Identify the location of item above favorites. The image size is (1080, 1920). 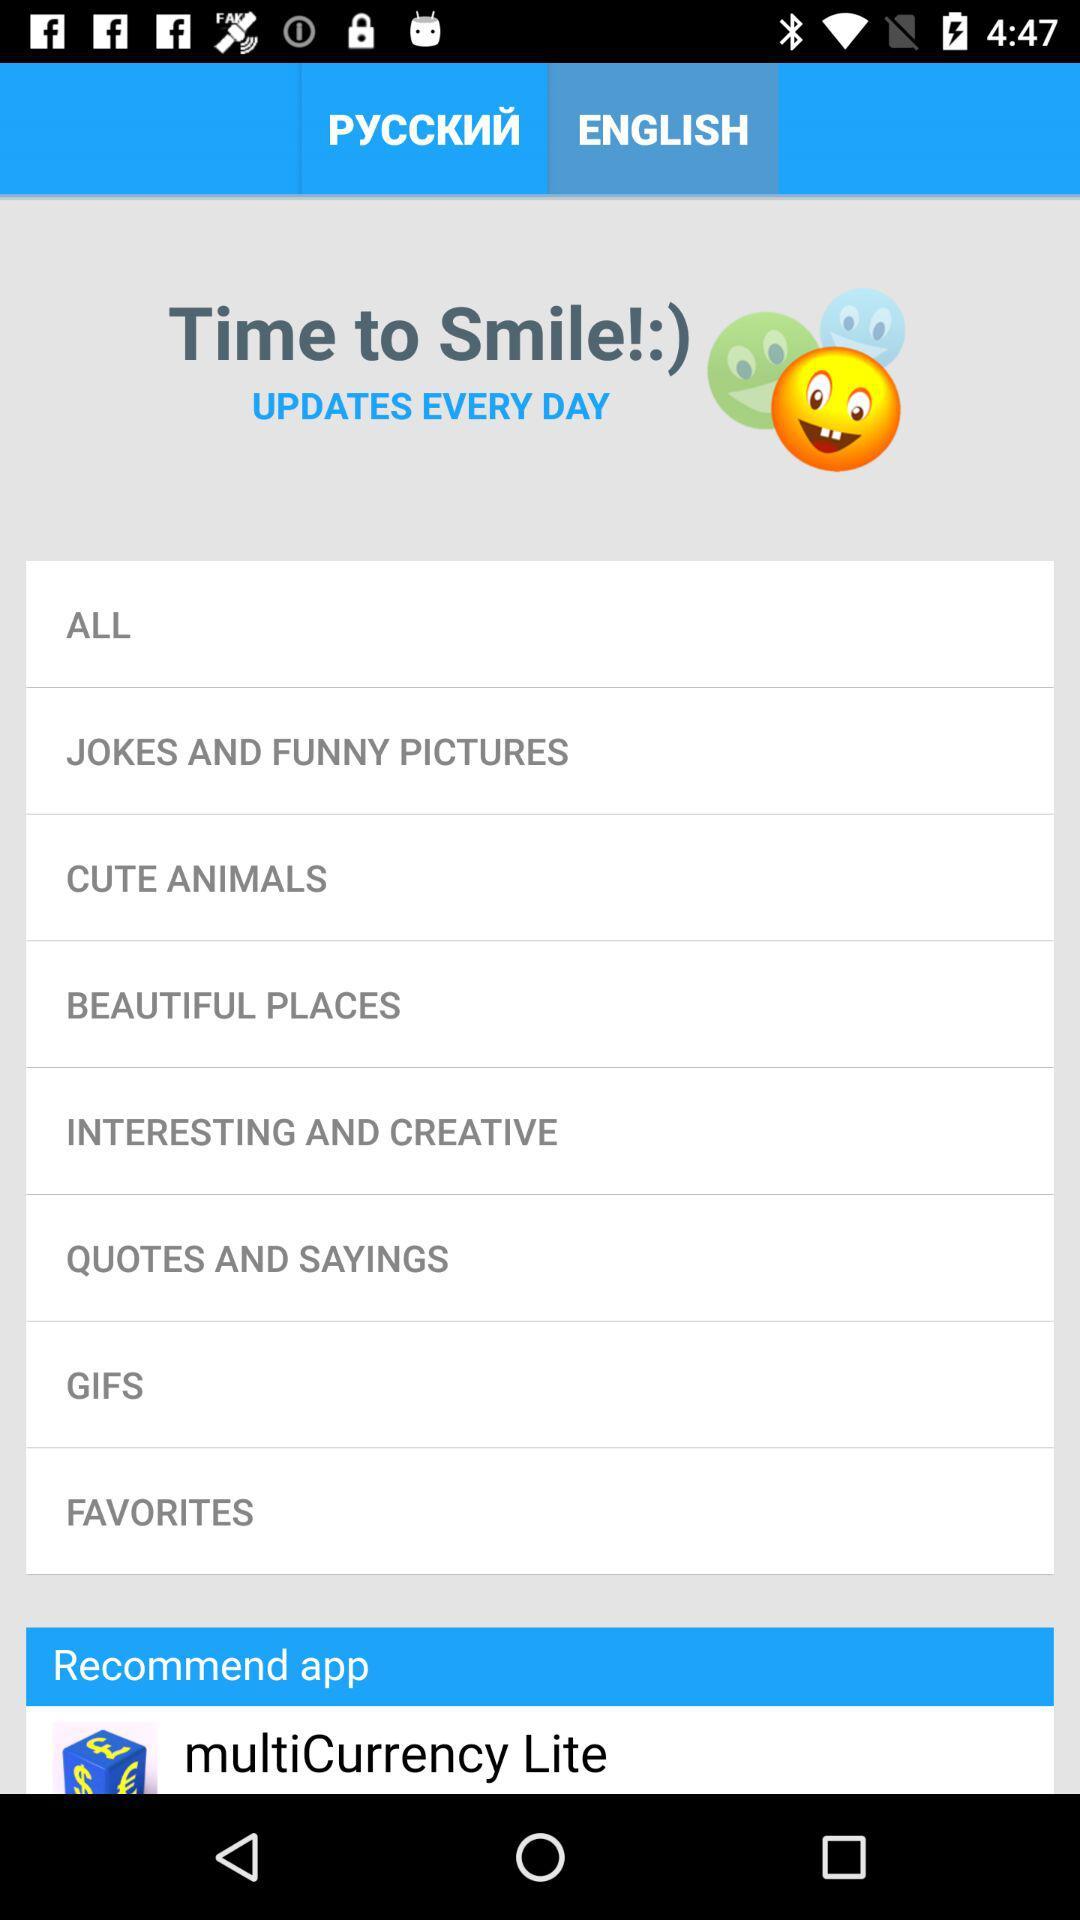
(540, 1383).